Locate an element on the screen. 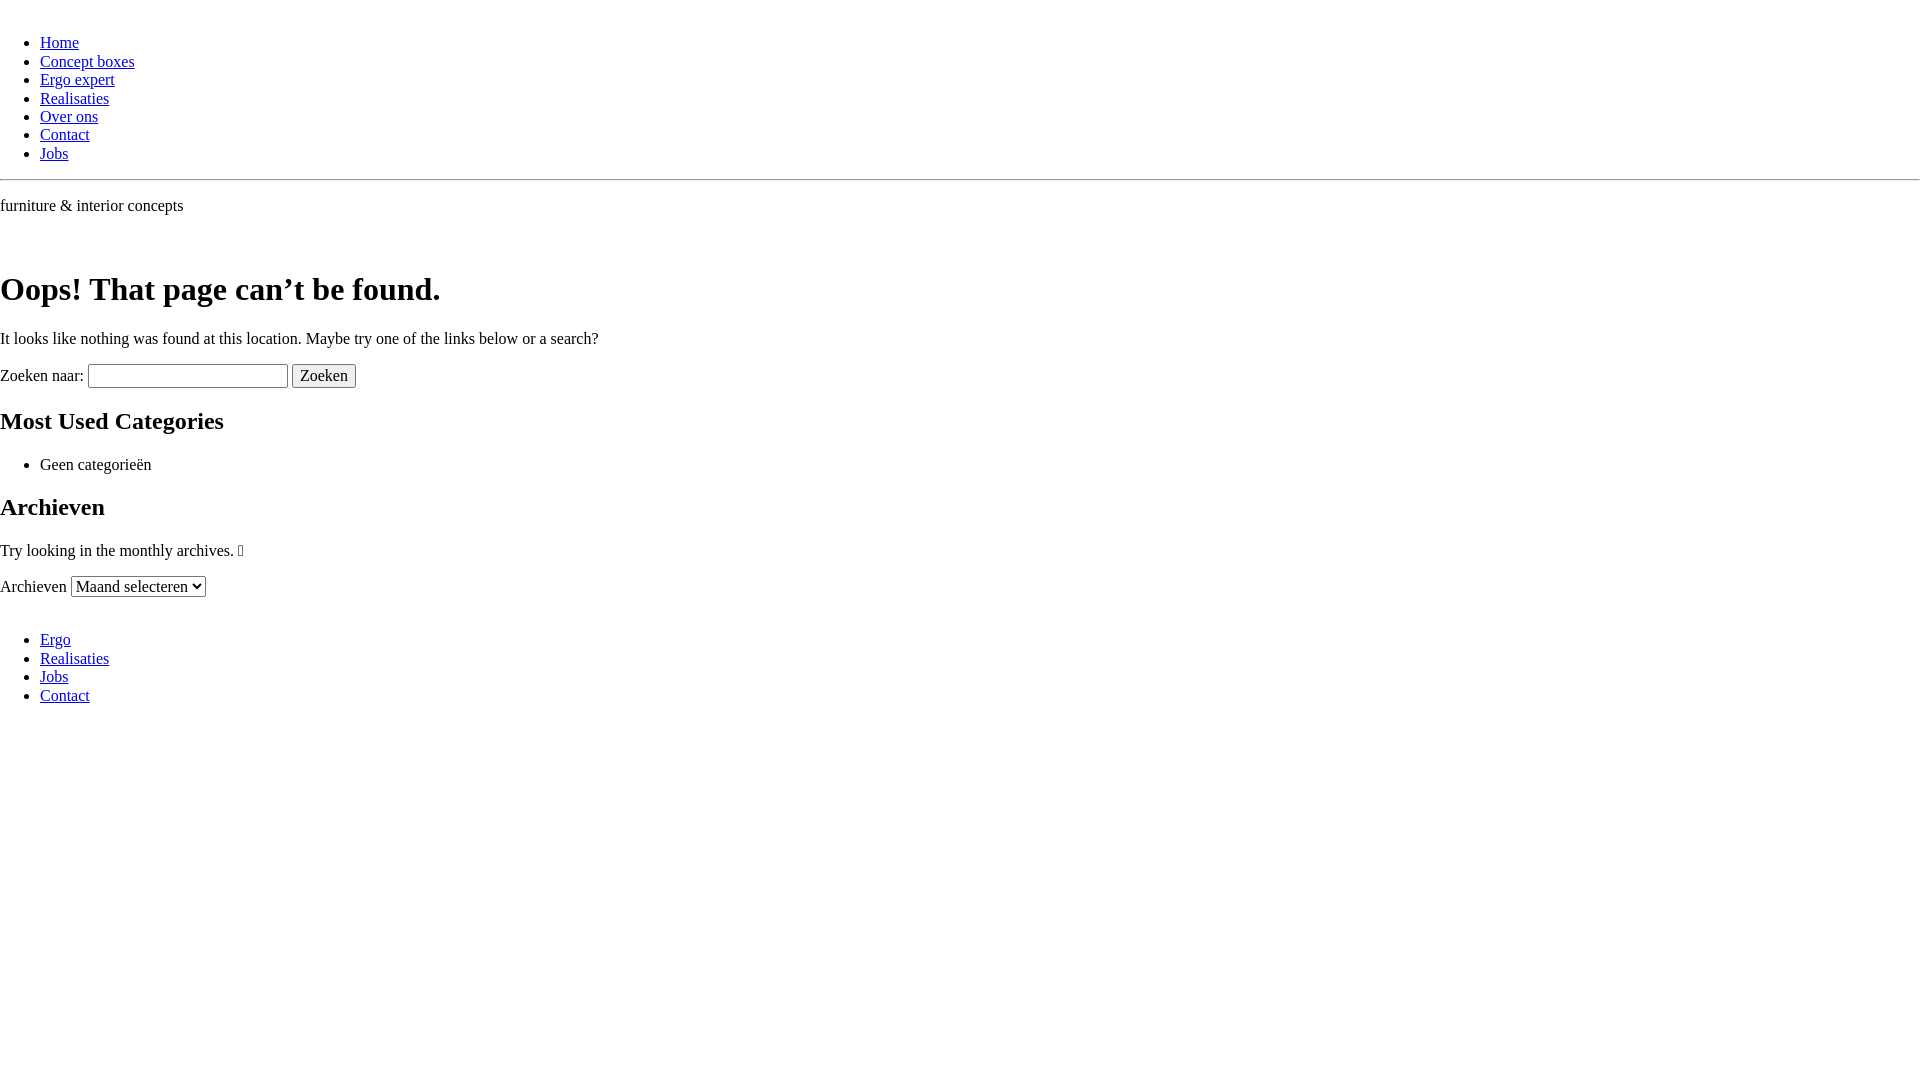 Image resolution: width=1920 pixels, height=1080 pixels. 'Over ons' is located at coordinates (39, 116).